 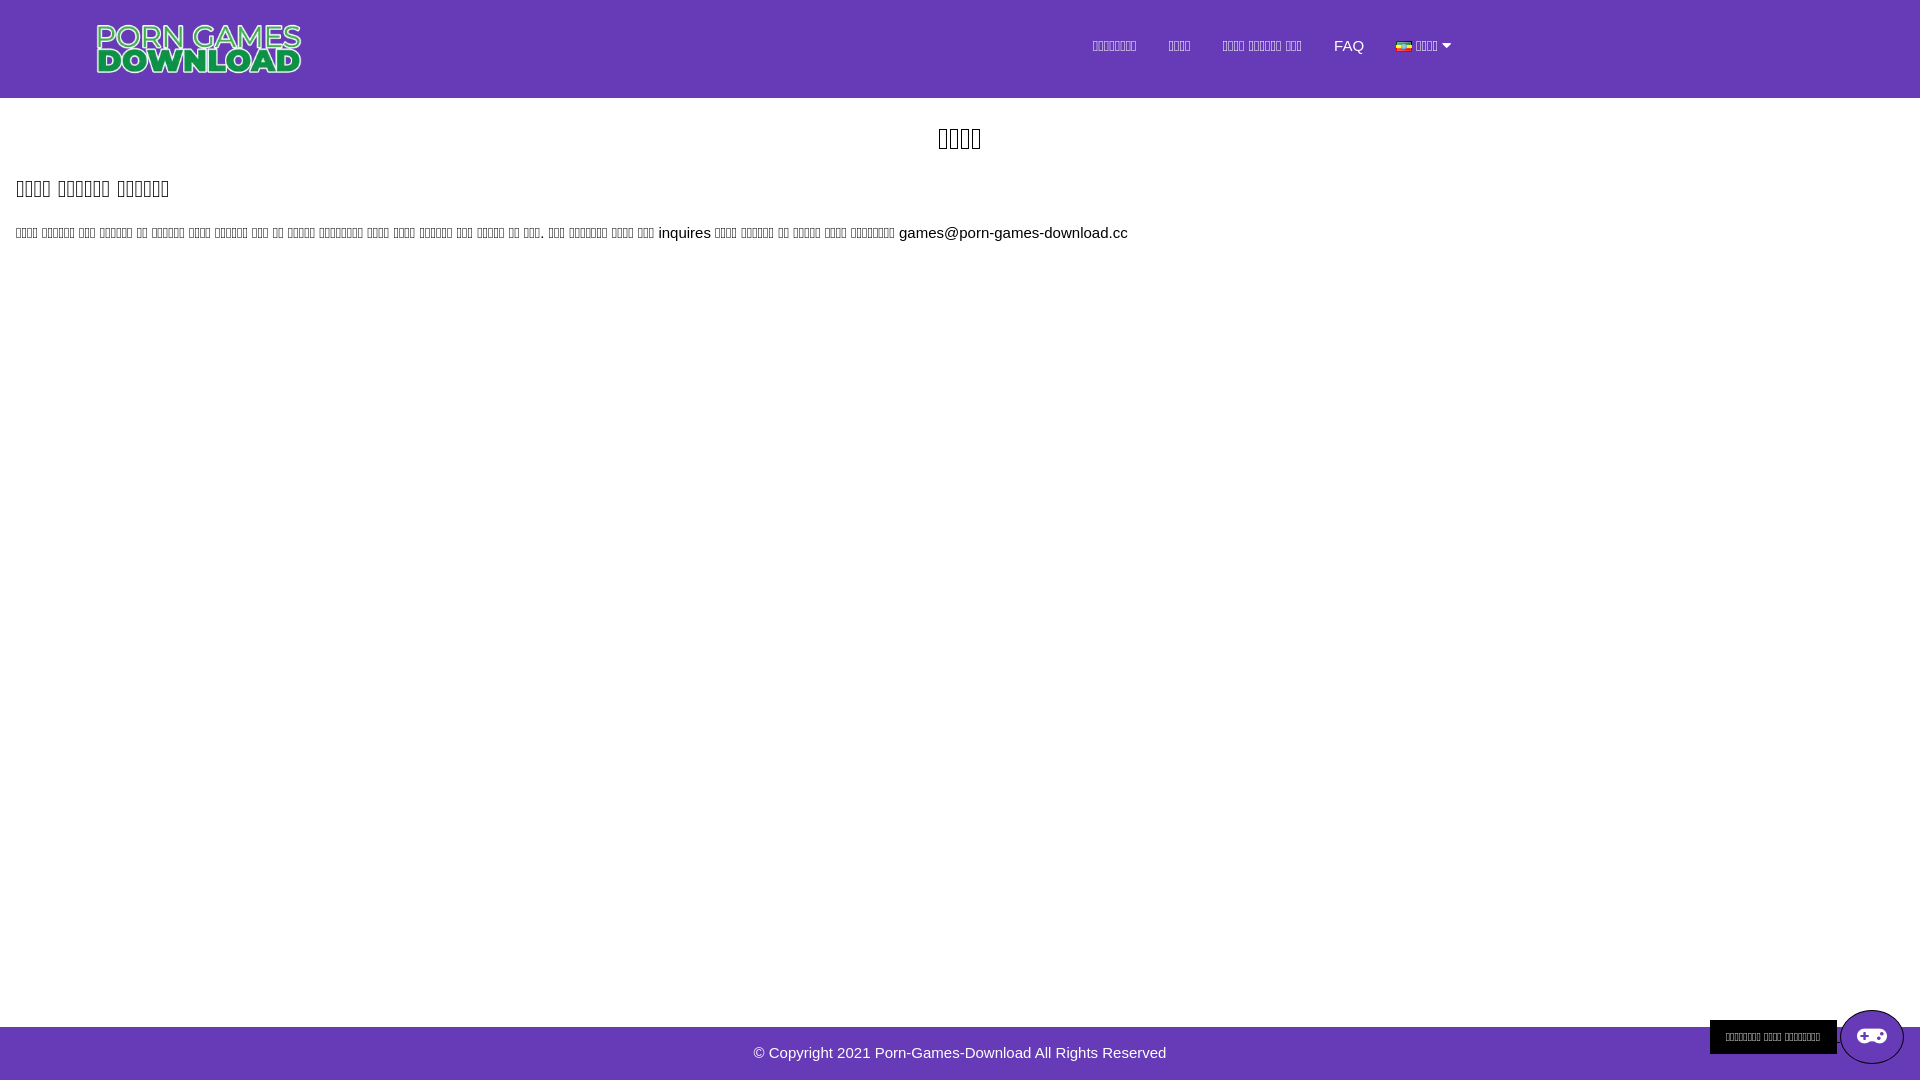 What do you see at coordinates (1348, 45) in the screenshot?
I see `'FAQ'` at bounding box center [1348, 45].